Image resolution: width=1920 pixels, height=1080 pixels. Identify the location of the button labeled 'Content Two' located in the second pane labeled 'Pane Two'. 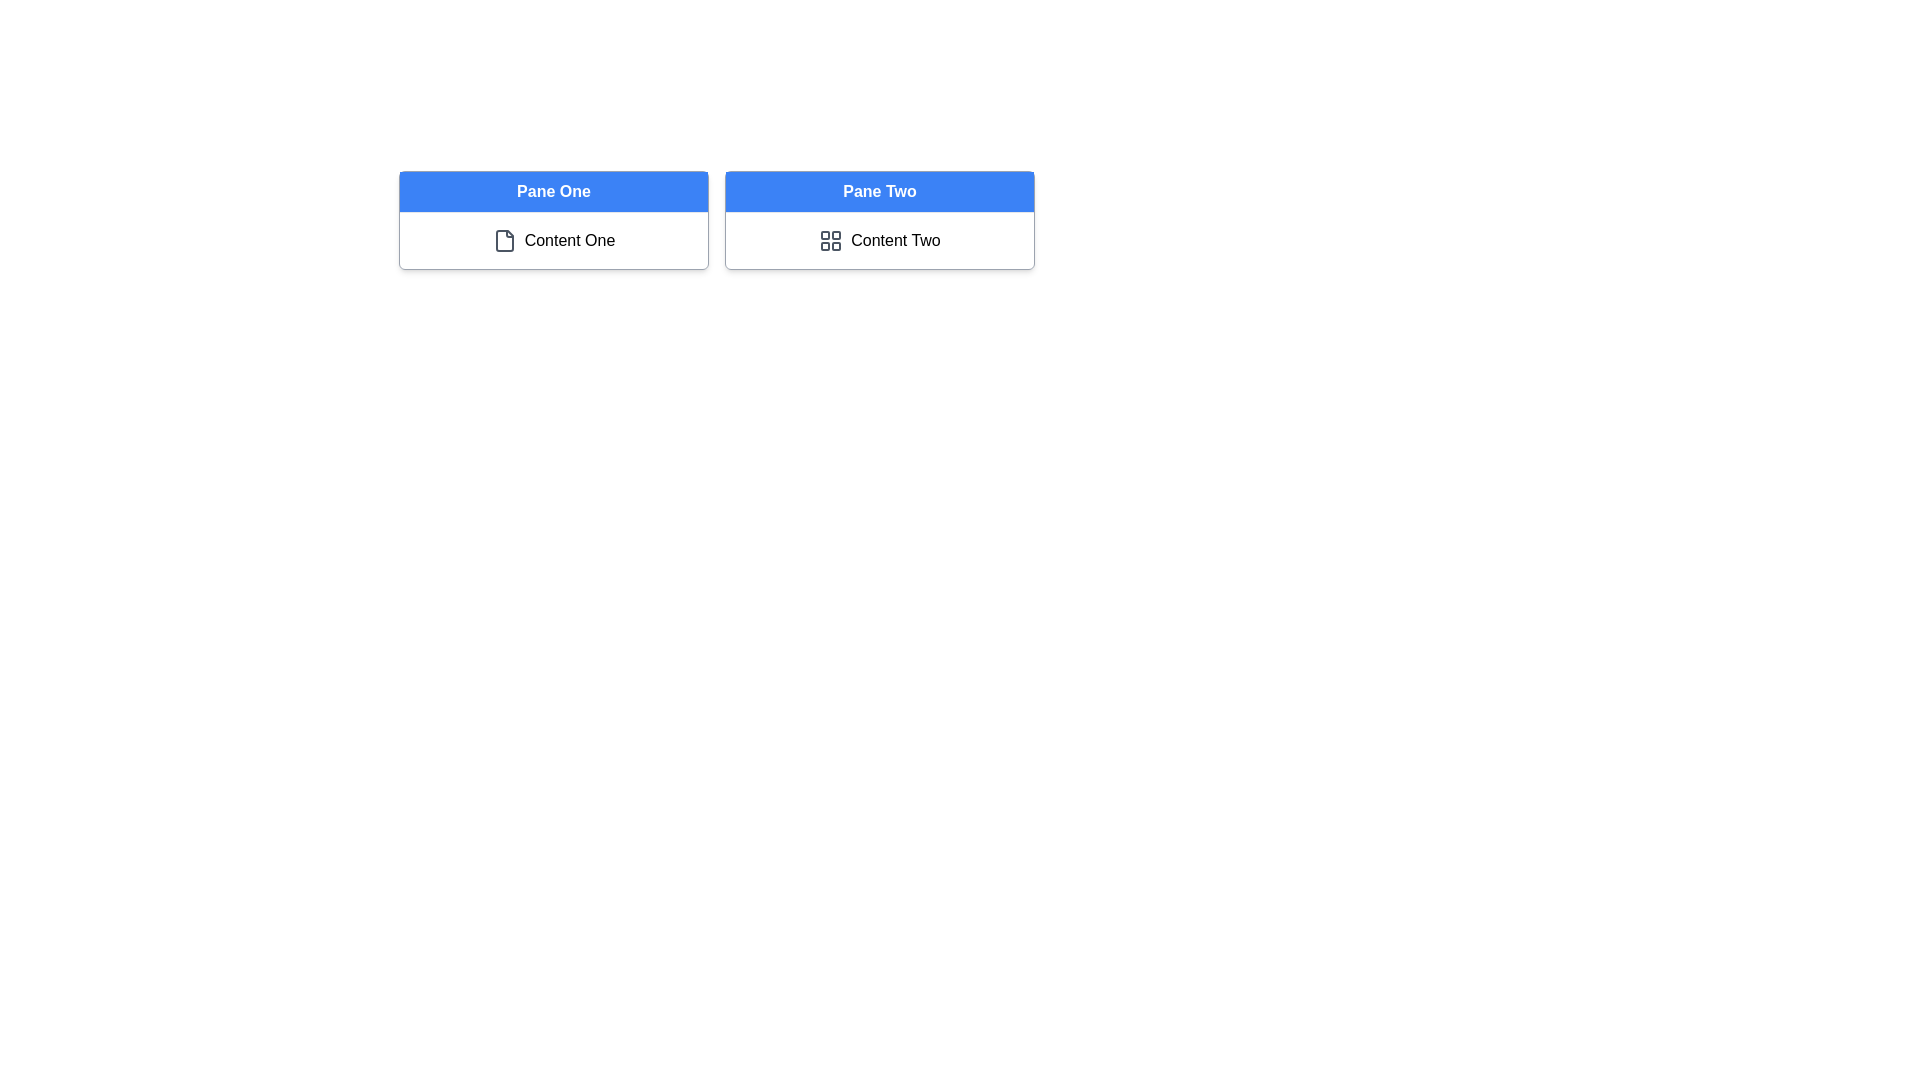
(879, 239).